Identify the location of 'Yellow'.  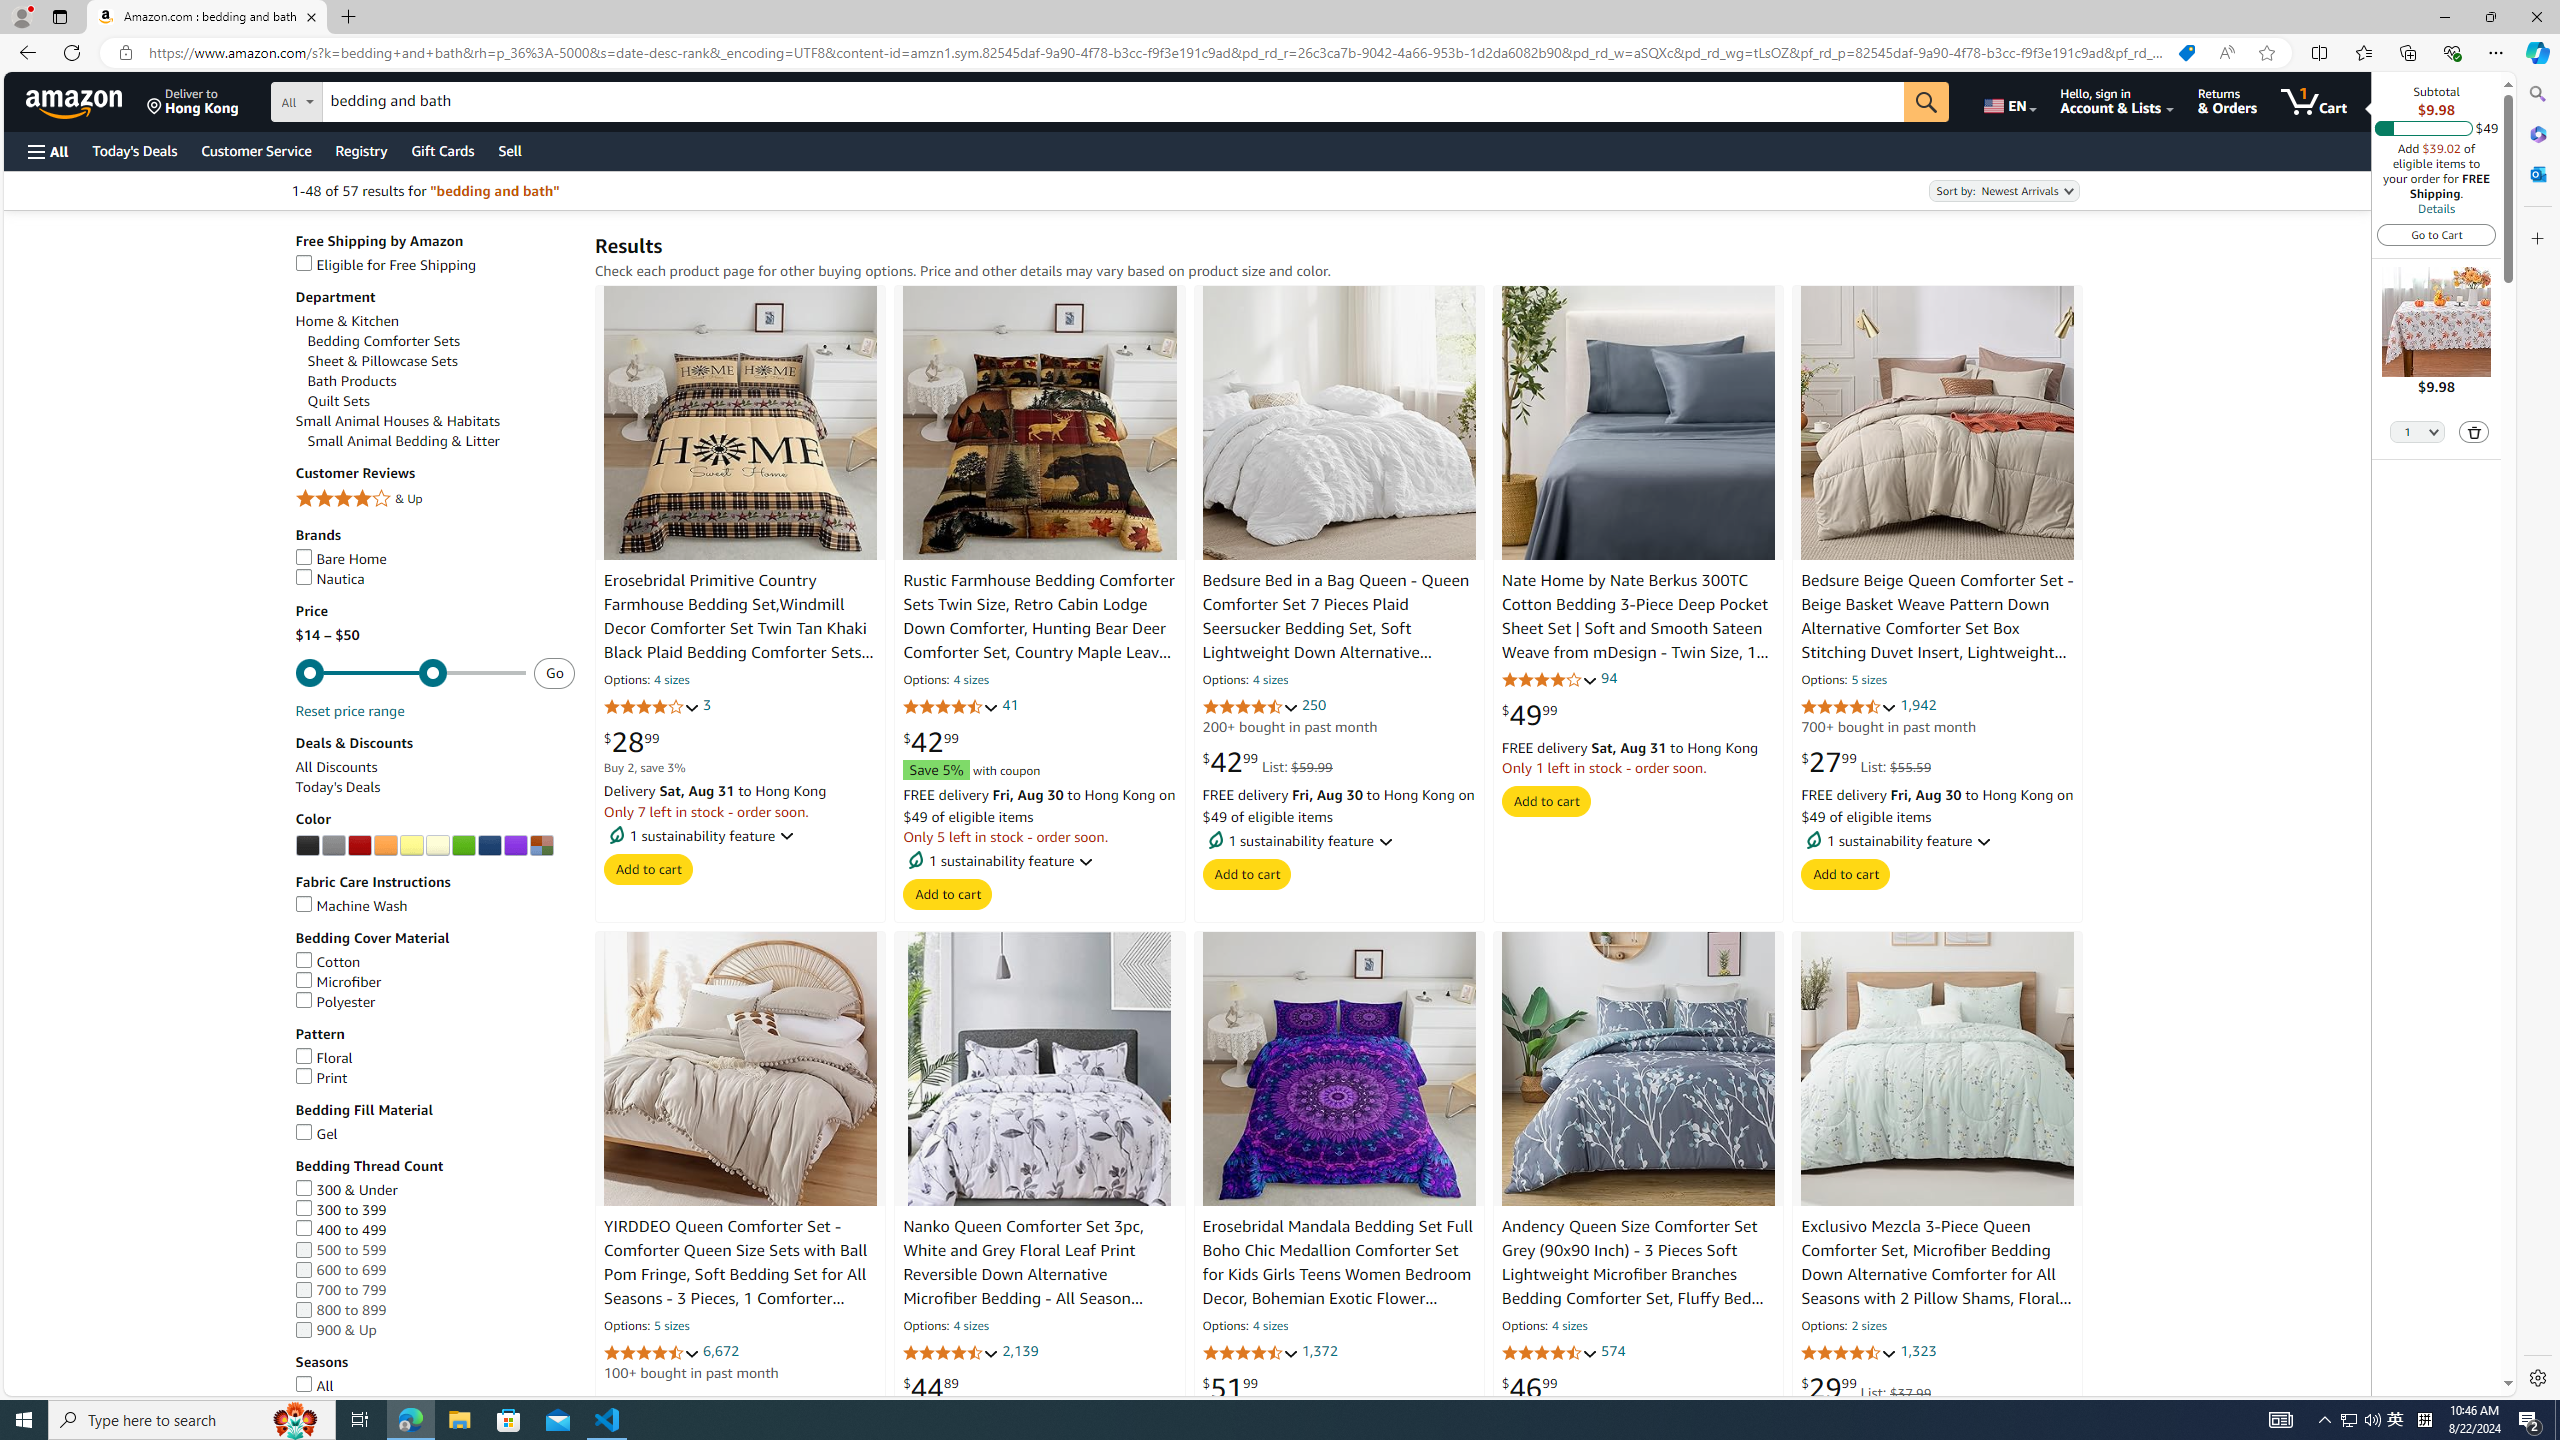
(411, 846).